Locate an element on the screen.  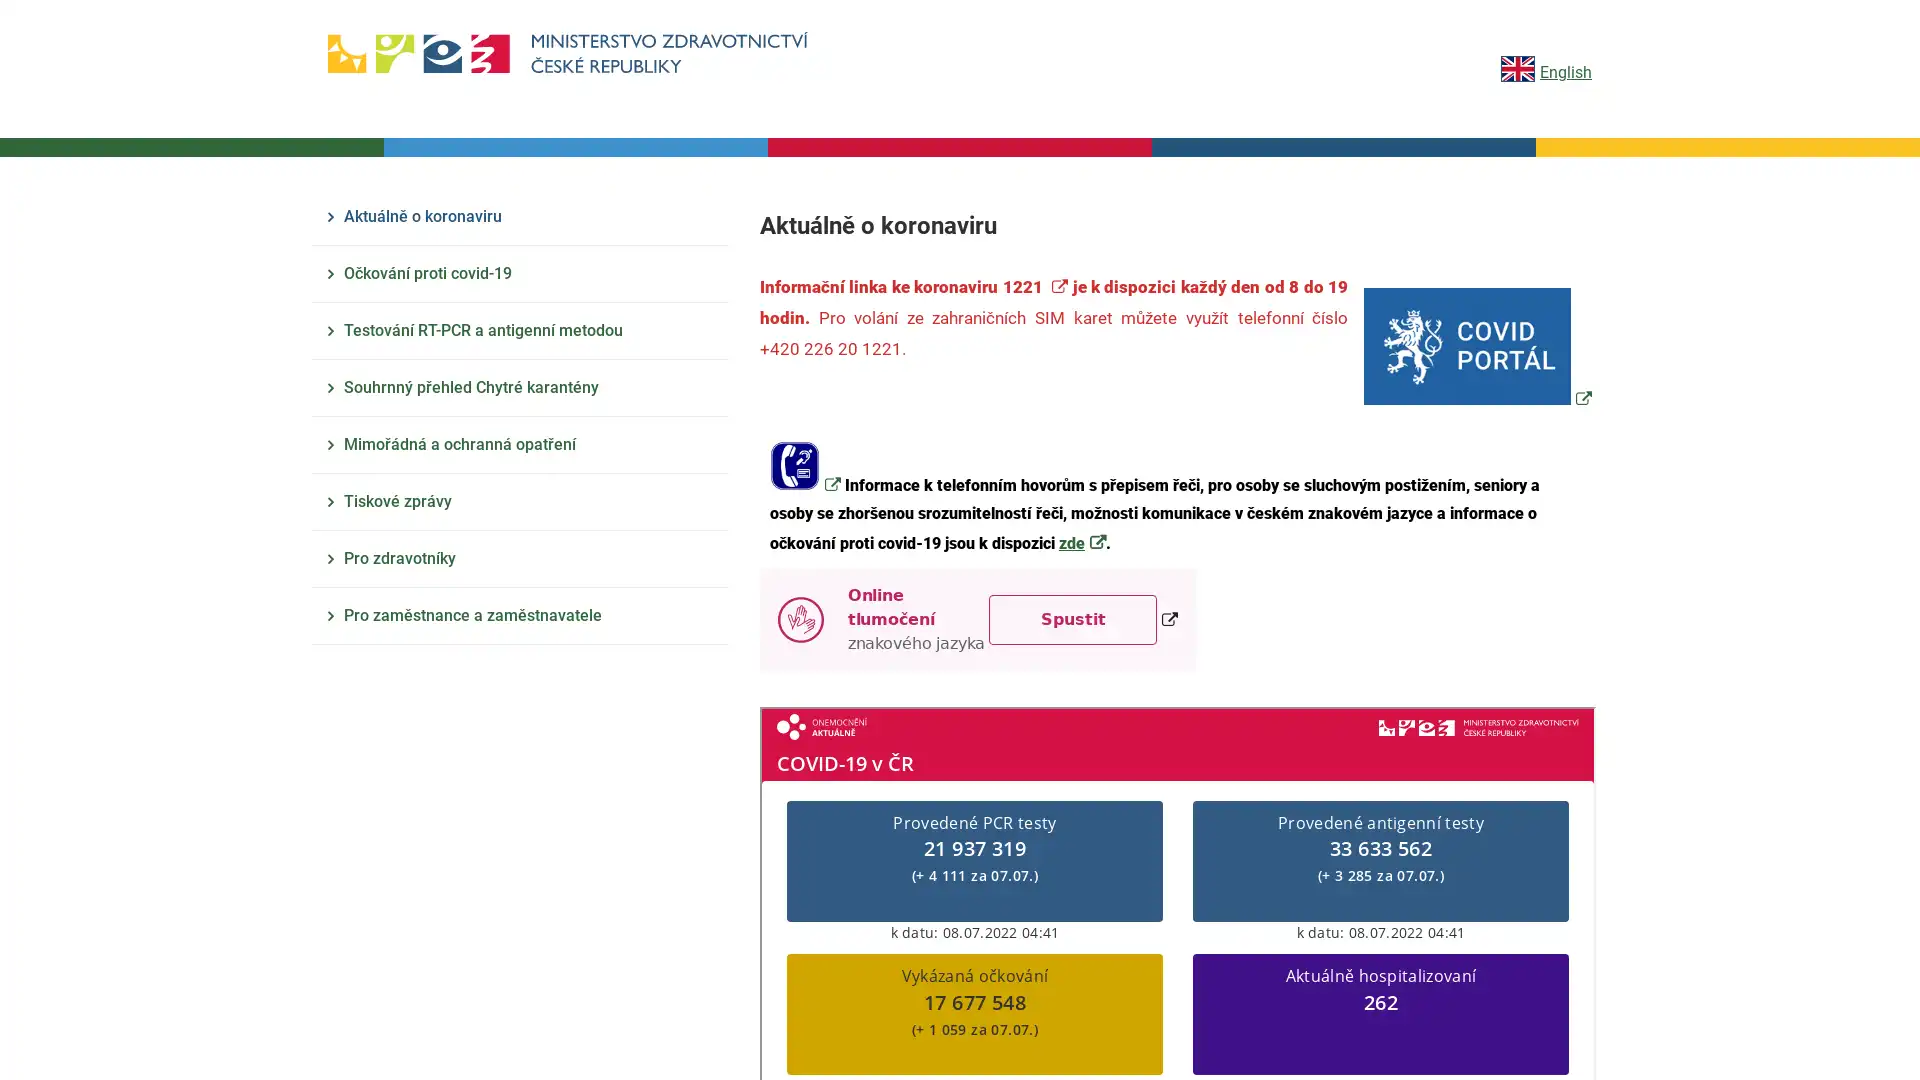
Spustit is located at coordinates (1072, 617).